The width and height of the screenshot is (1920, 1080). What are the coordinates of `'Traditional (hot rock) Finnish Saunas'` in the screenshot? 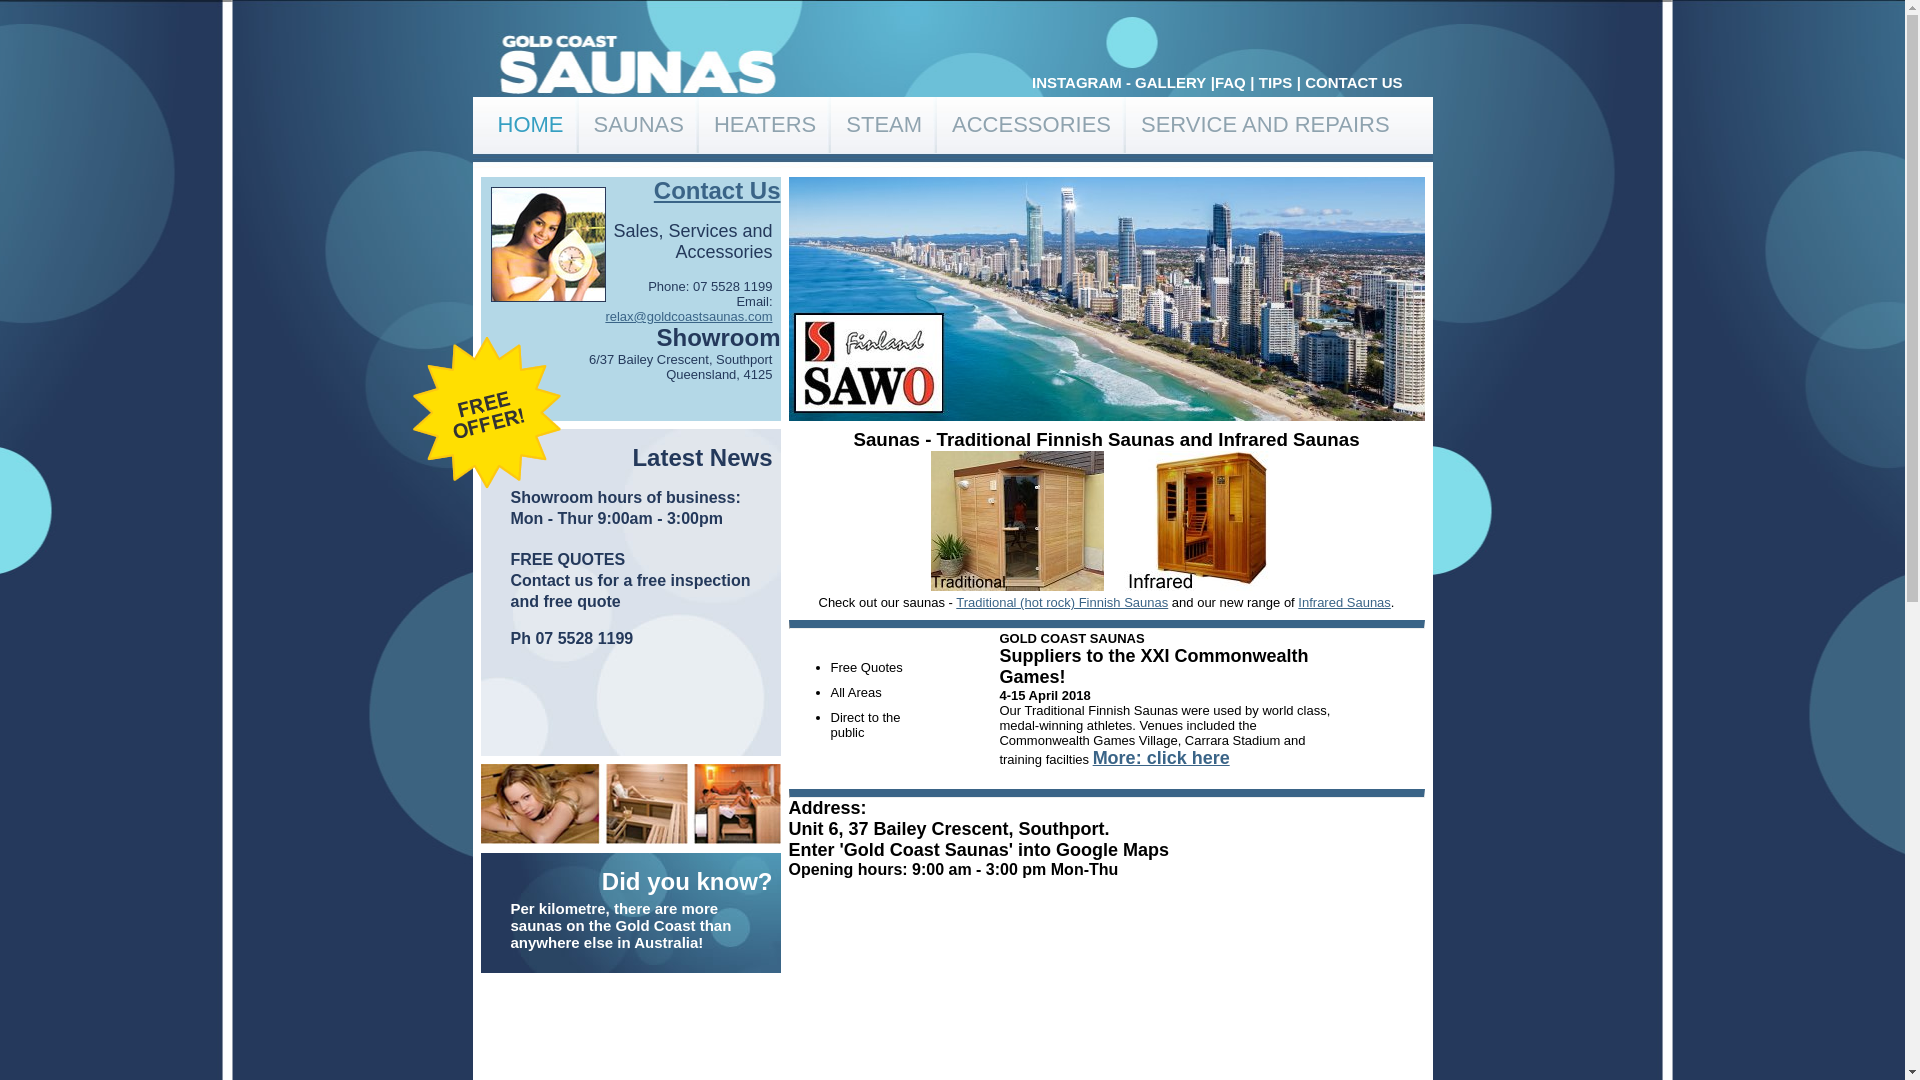 It's located at (1060, 601).